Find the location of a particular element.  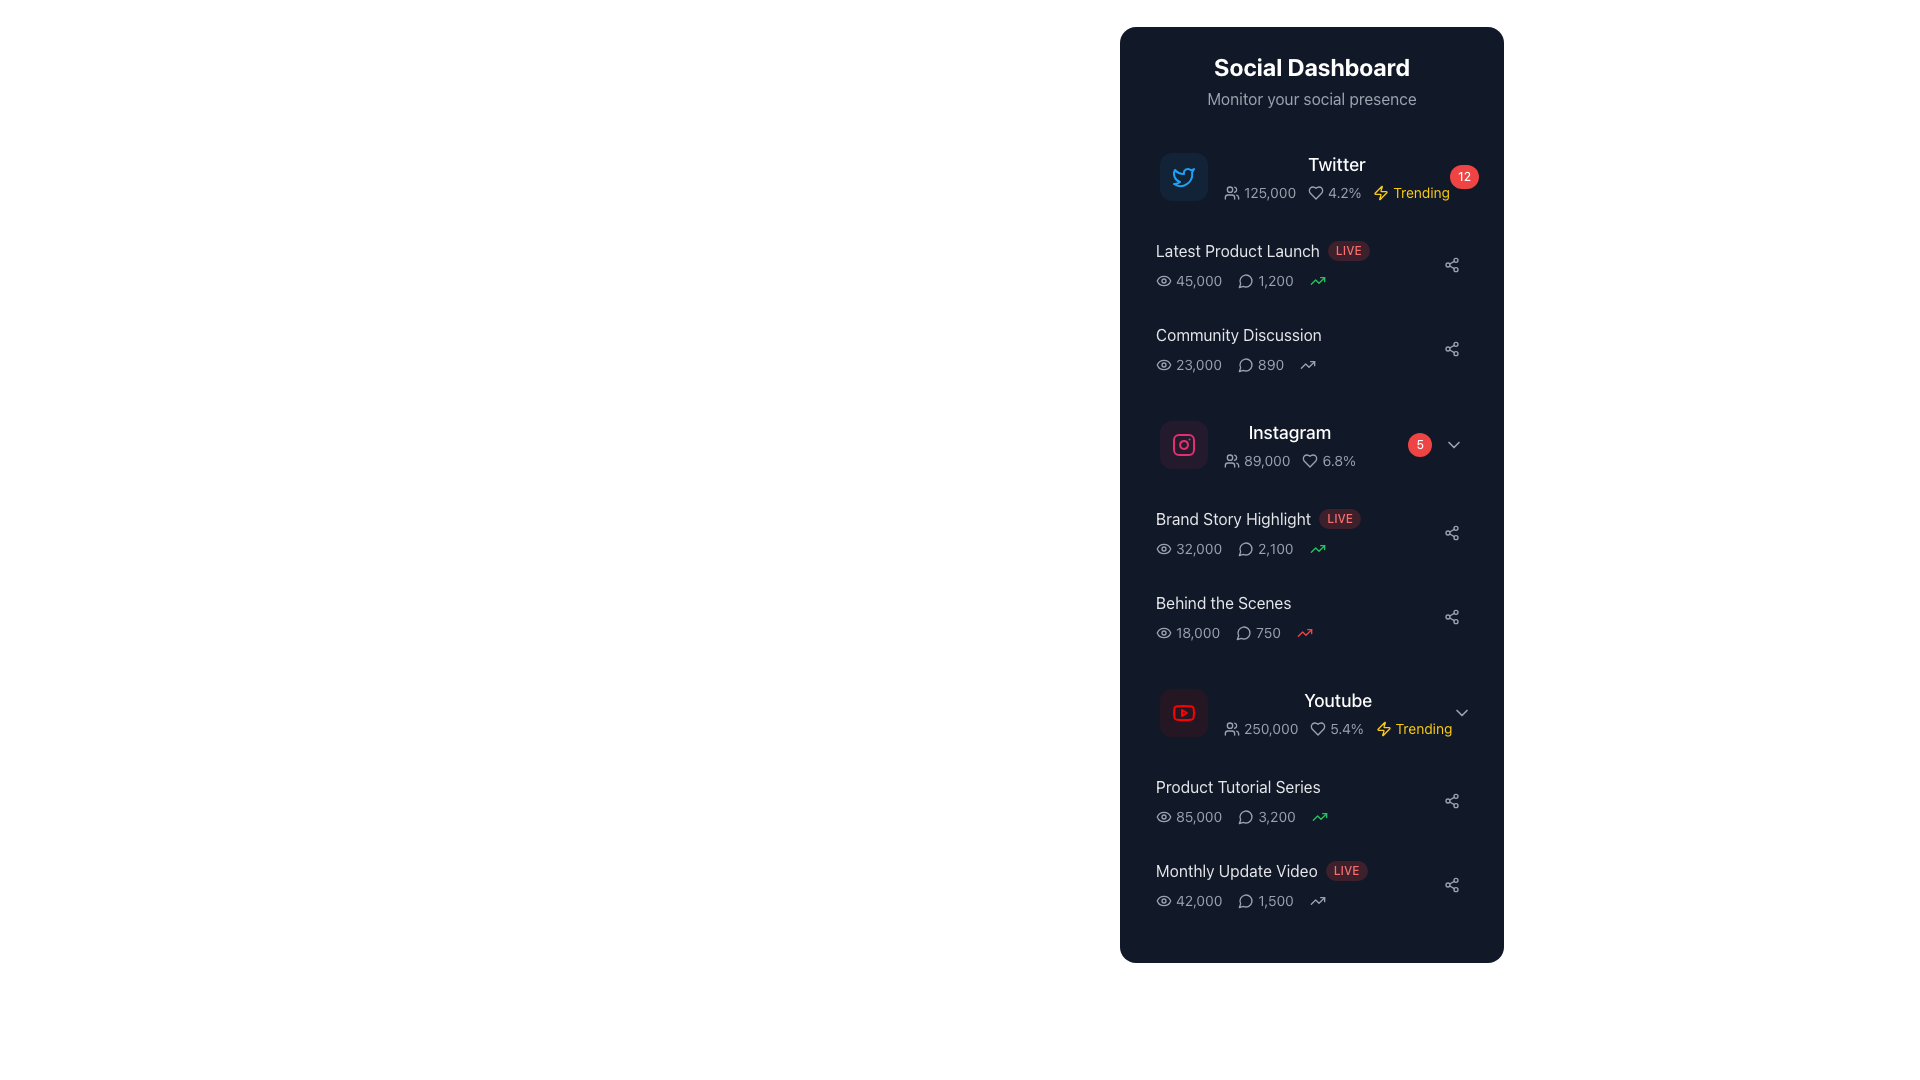

the non-interactive text display that indicates a percentage metric associated with the 'YouTube' row in the 'Social Dashboard' panel, located next to '250,000' and preceding 'Trending' is located at coordinates (1337, 729).